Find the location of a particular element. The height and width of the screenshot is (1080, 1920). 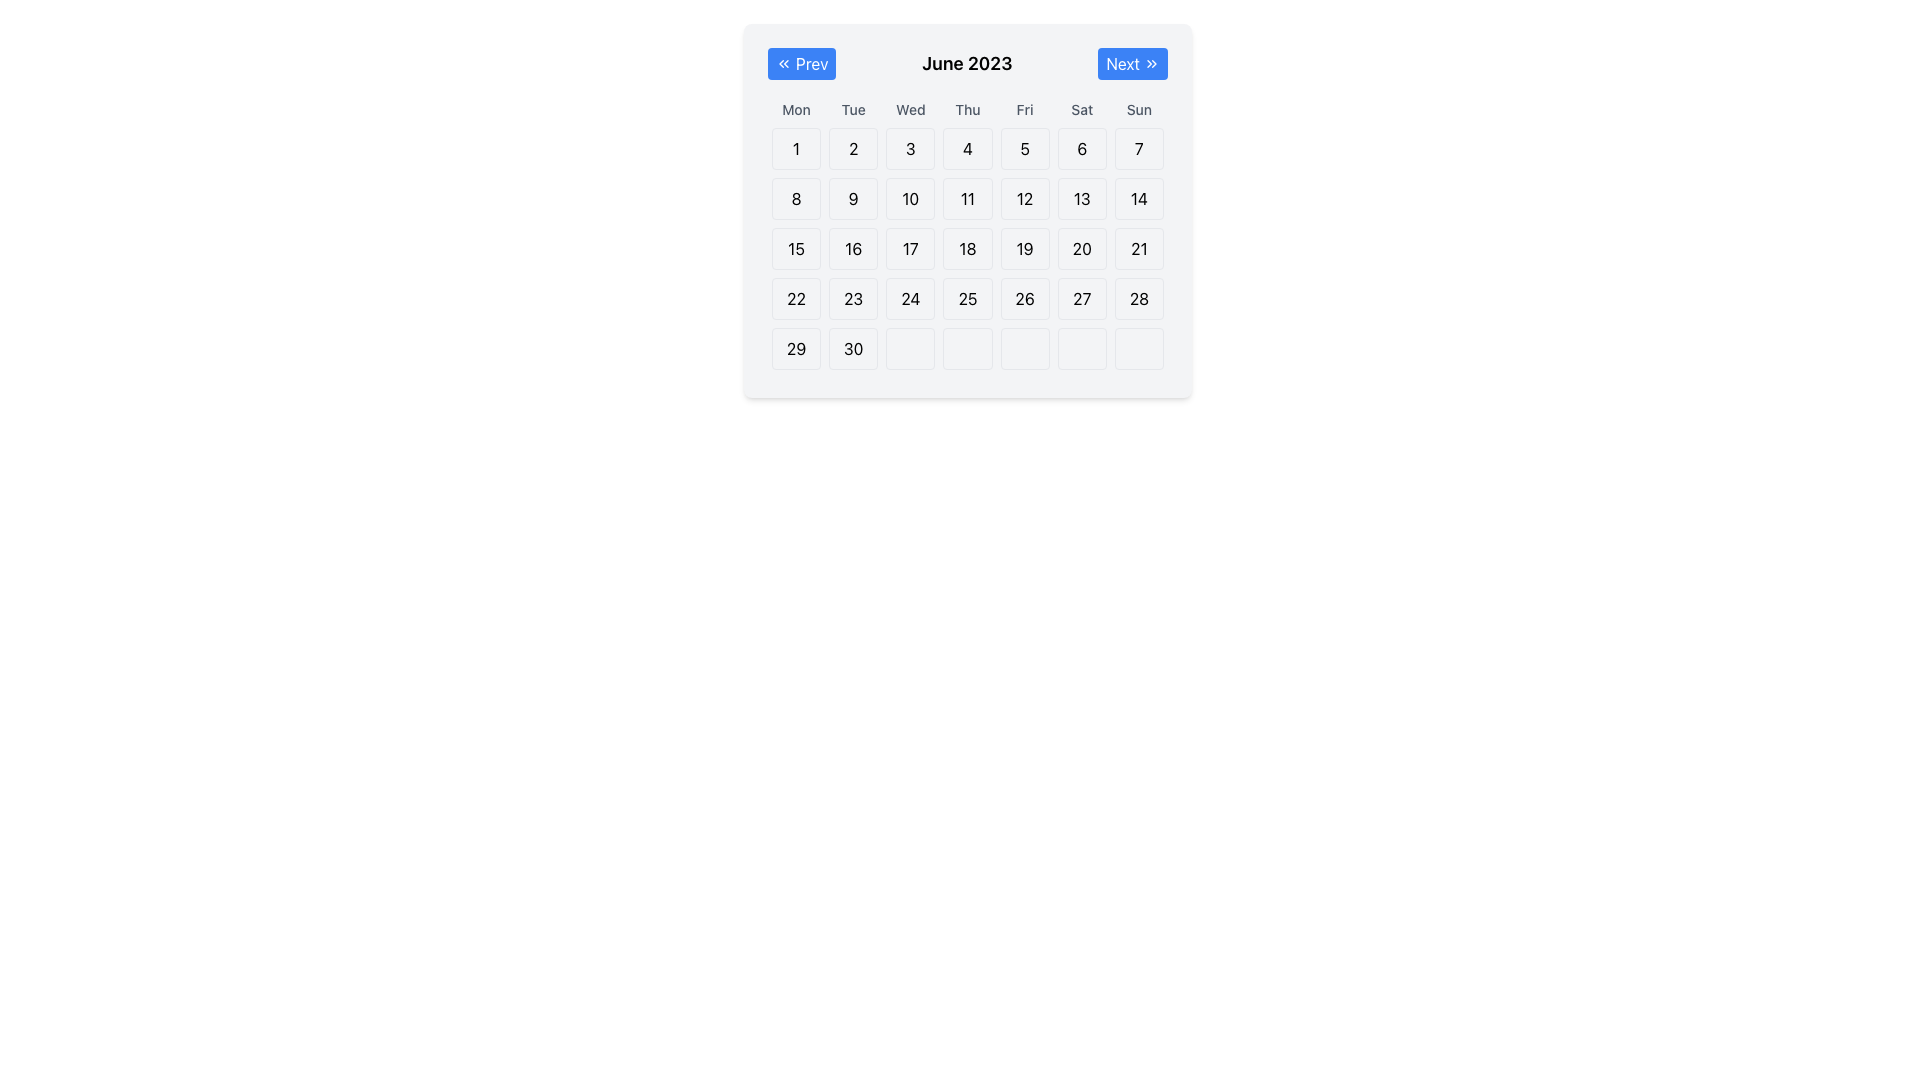

the button representing the date '11' in the calendar interface is located at coordinates (968, 199).